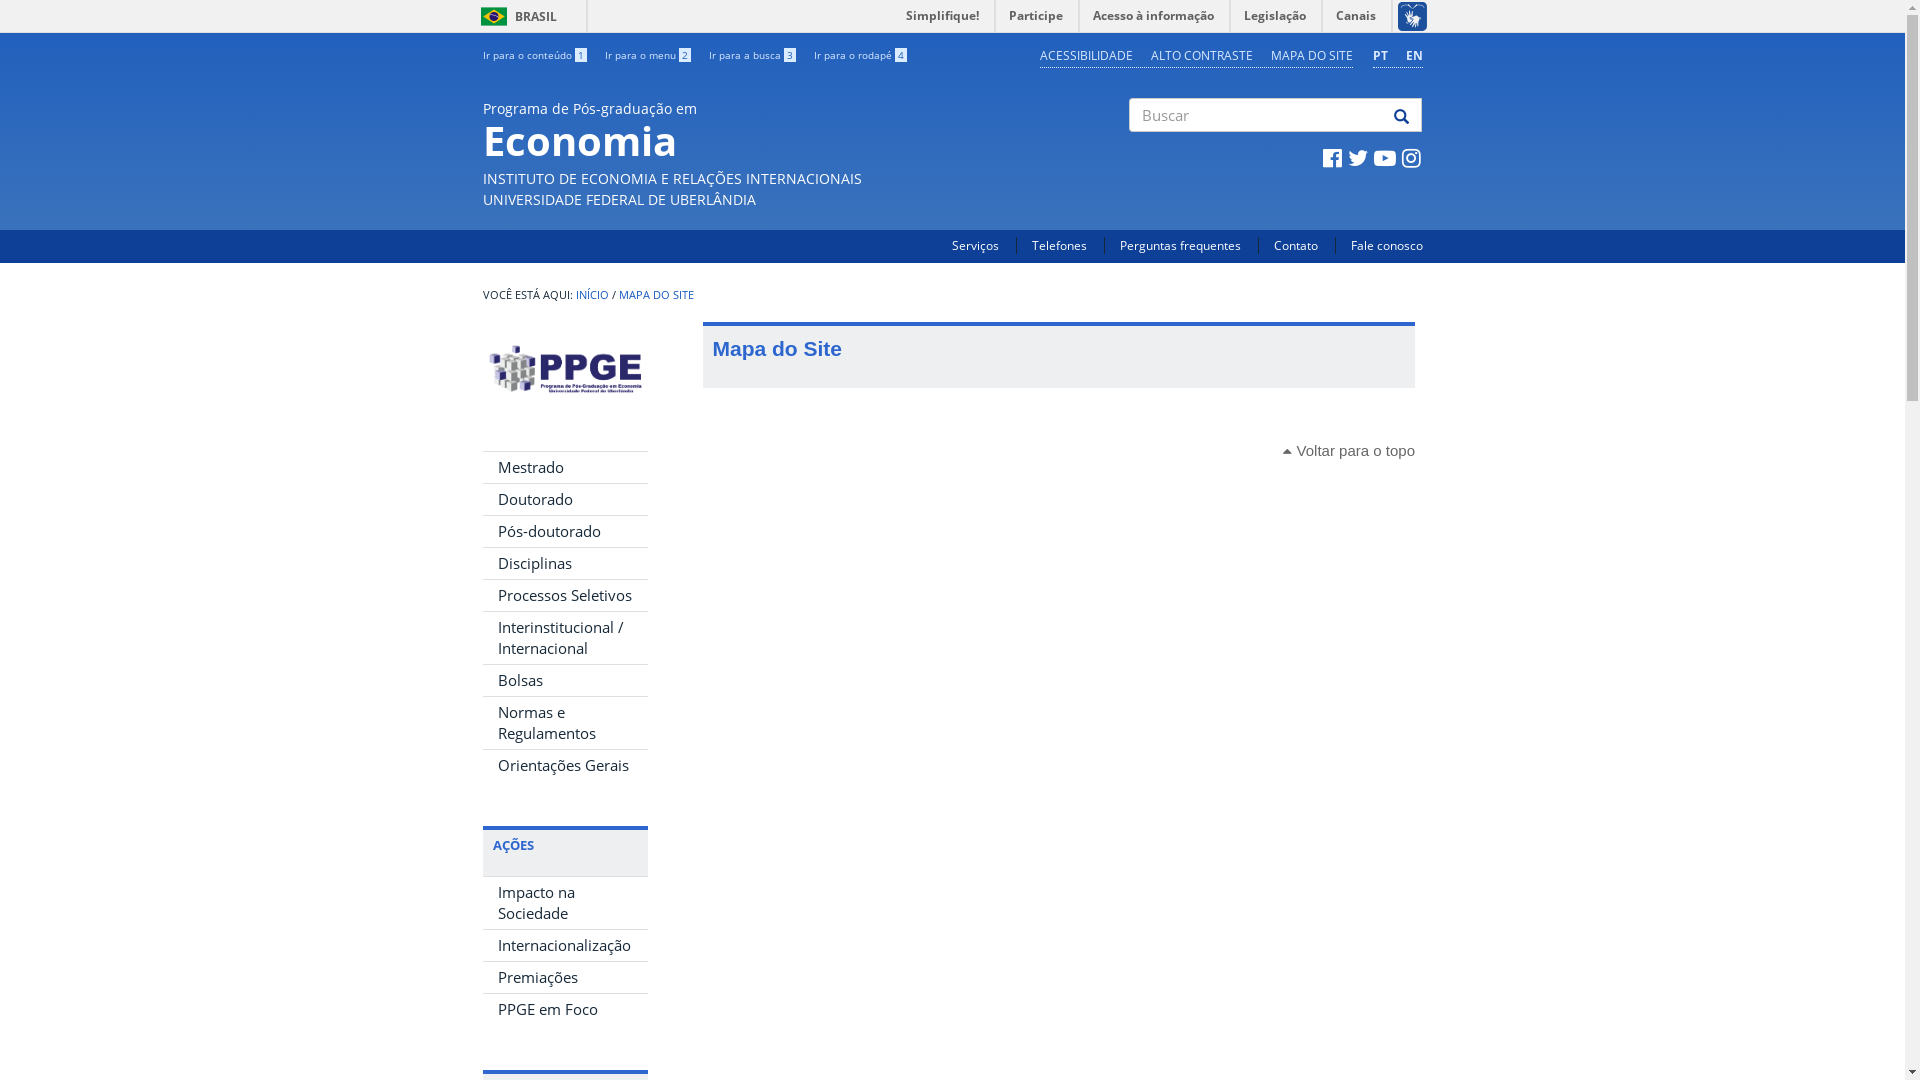 The image size is (1920, 1080). Describe the element at coordinates (563, 679) in the screenshot. I see `'Bolsas'` at that location.